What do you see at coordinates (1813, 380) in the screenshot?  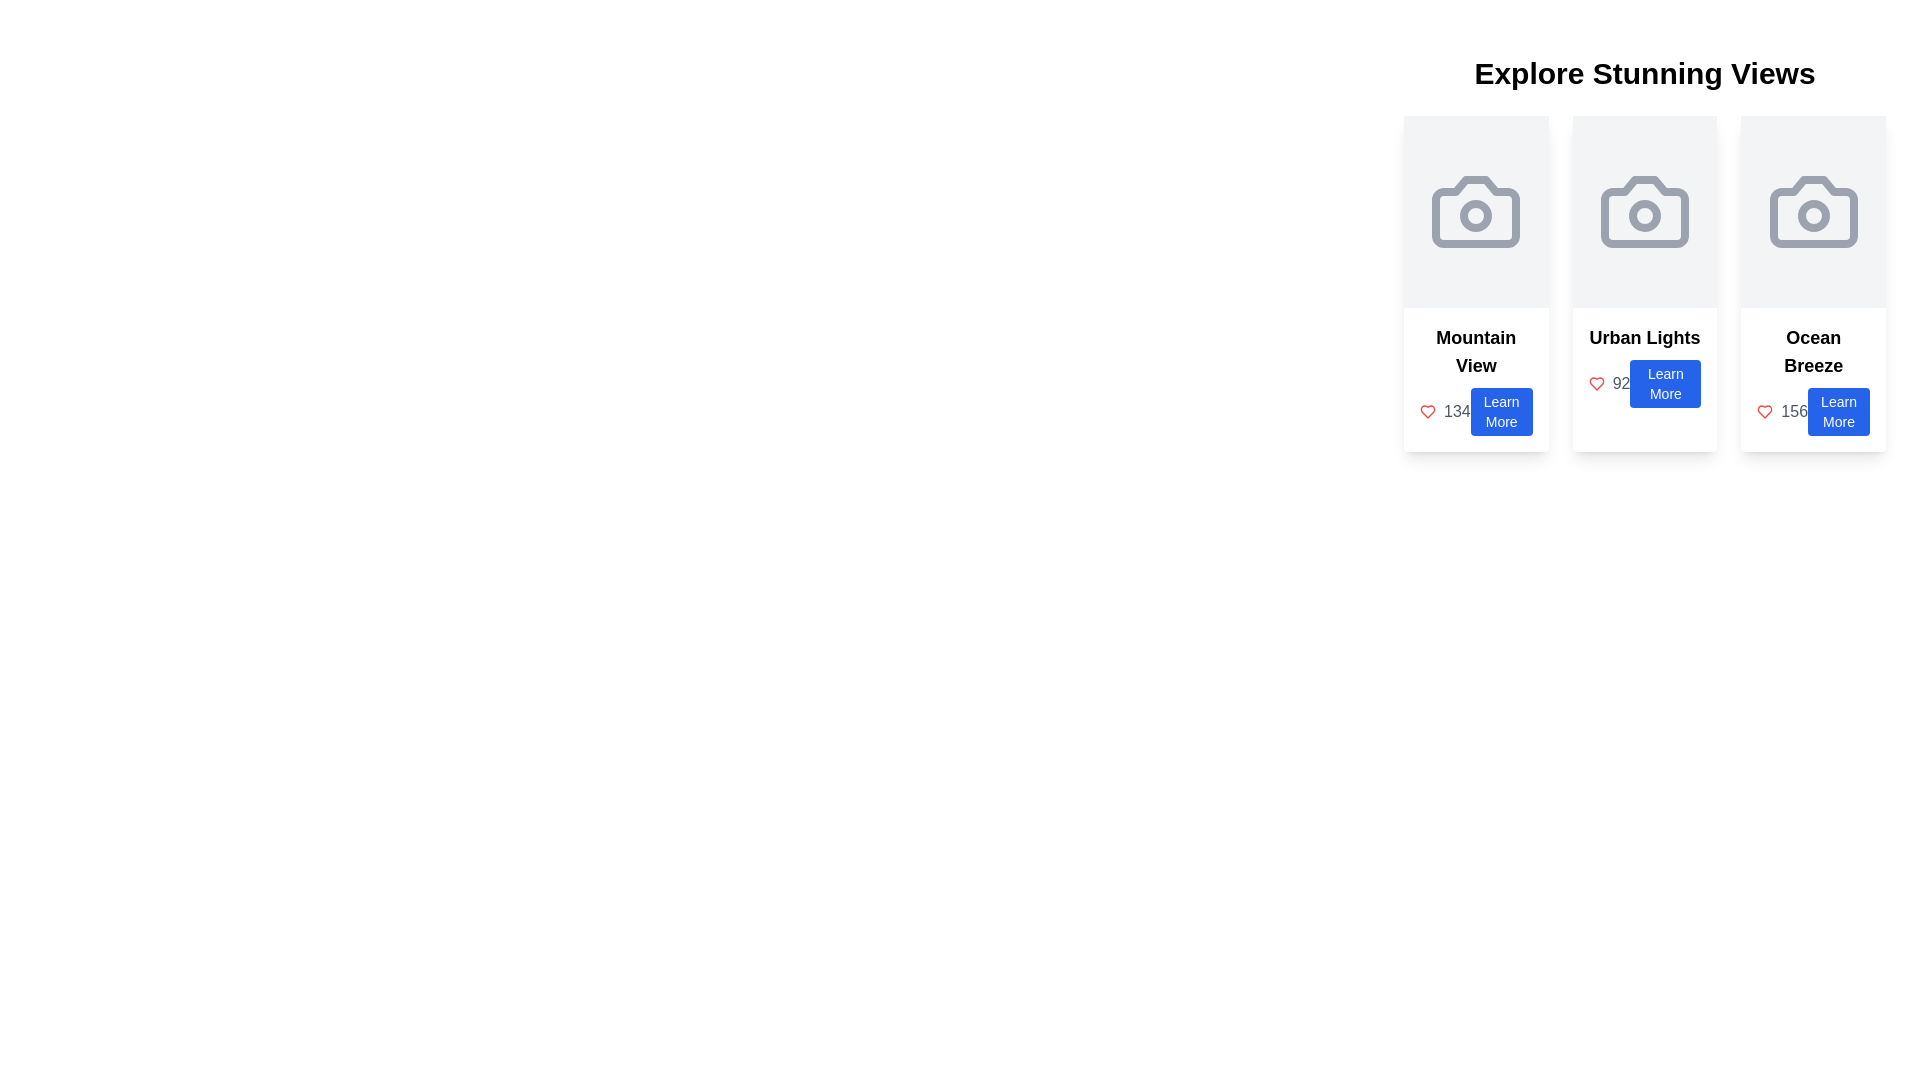 I see `the 'Learn More' button on the 'Ocean Breeze' card, which is located in the third column below 'Explore Stunning Views' in a grid layout` at bounding box center [1813, 380].